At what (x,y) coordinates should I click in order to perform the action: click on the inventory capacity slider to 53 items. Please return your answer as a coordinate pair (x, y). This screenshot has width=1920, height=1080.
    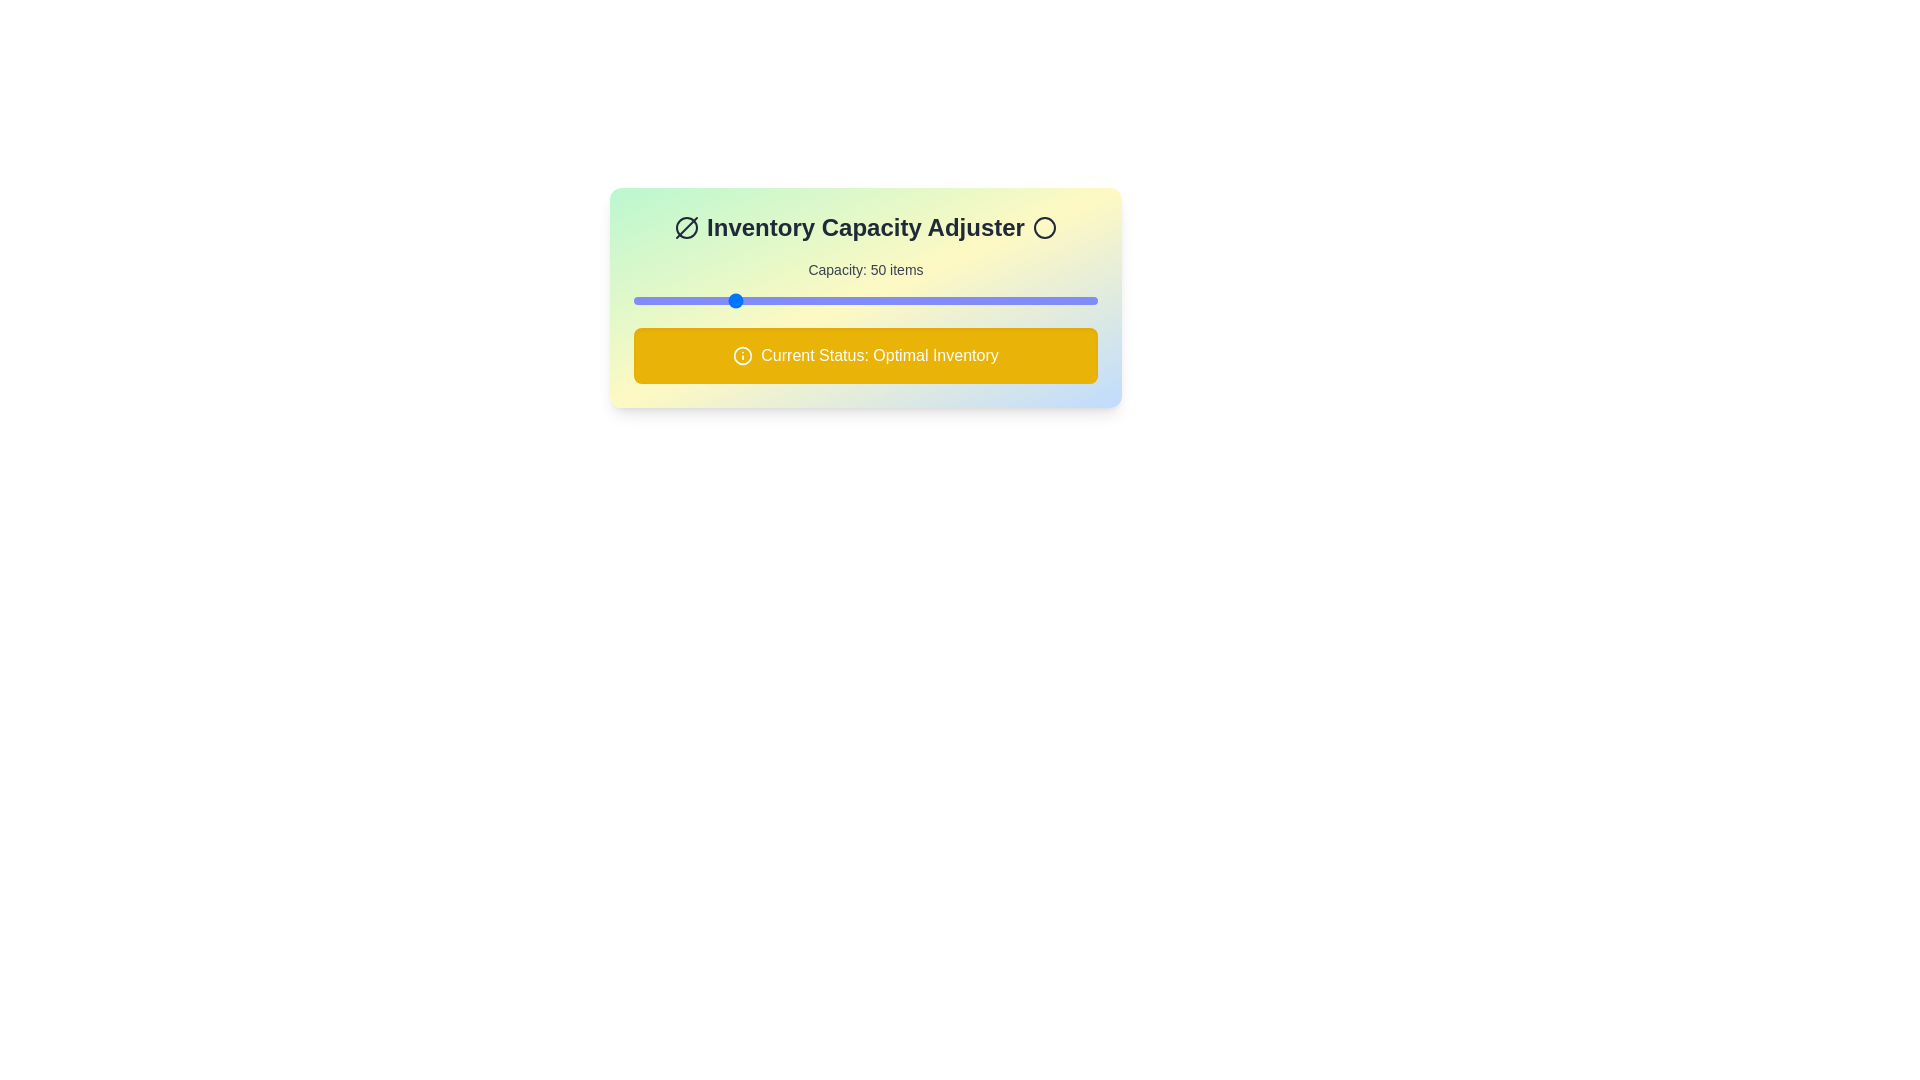
    Looking at the image, I should click on (738, 300).